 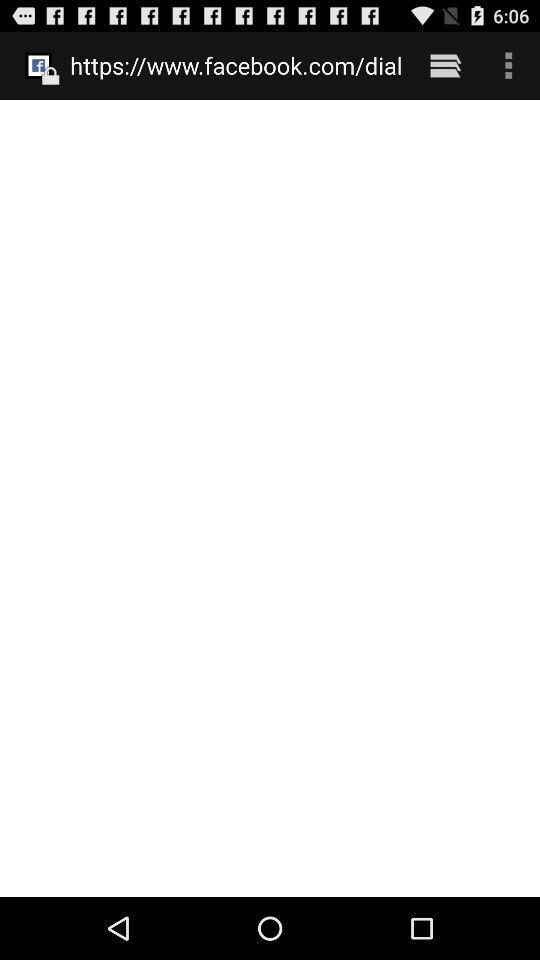 I want to click on icon to the right of the https www facebook icon, so click(x=445, y=65).